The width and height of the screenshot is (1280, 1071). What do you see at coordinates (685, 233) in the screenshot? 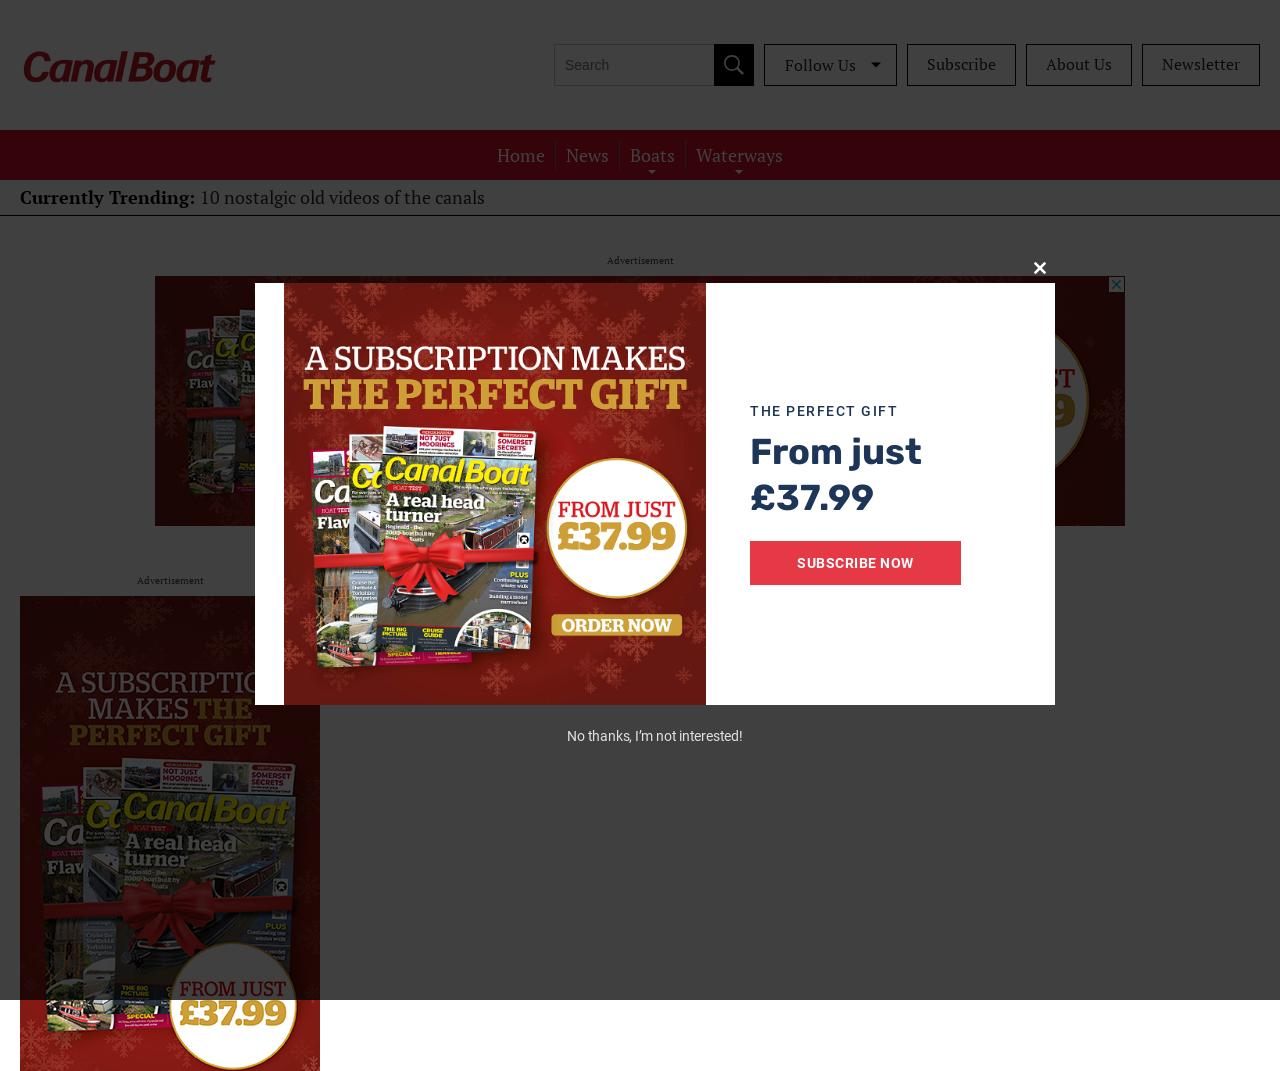
I see `'Restoration'` at bounding box center [685, 233].